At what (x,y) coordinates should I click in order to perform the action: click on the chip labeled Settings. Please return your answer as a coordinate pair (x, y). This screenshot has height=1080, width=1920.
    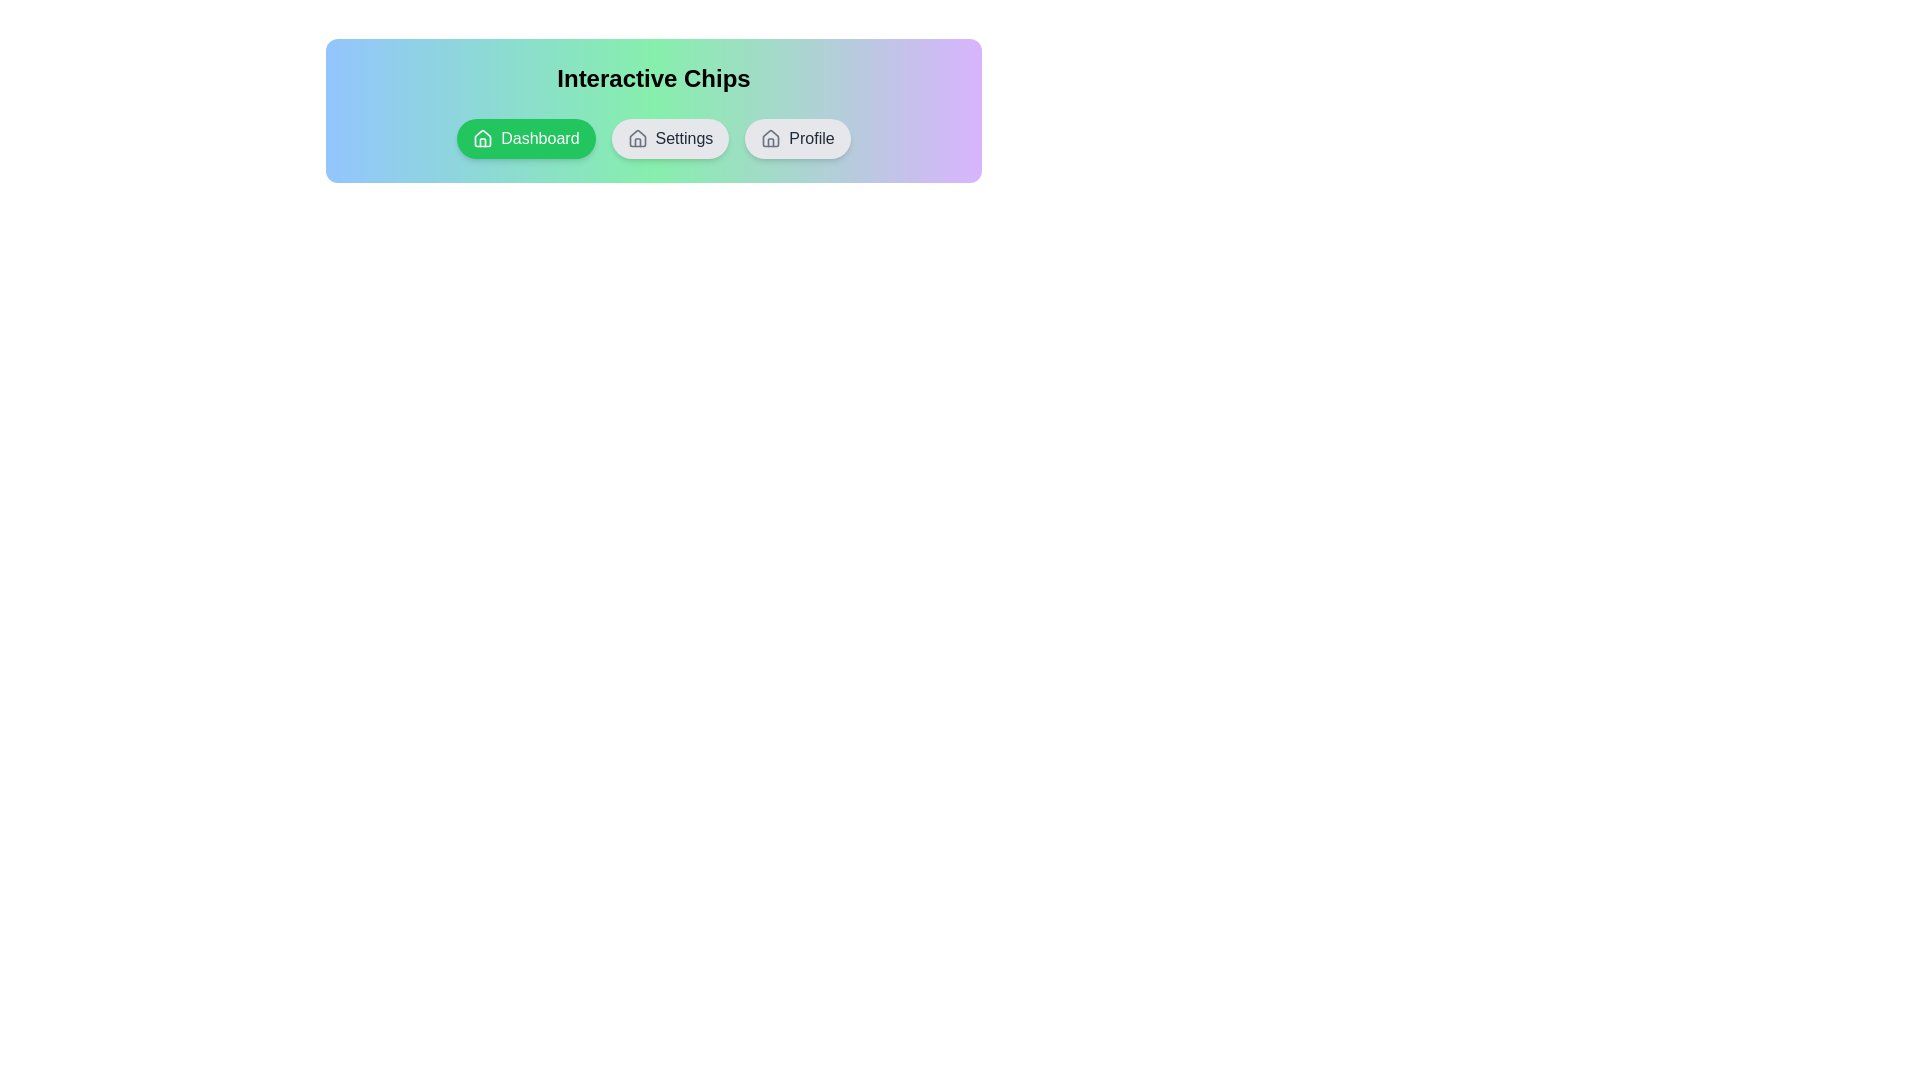
    Looking at the image, I should click on (670, 137).